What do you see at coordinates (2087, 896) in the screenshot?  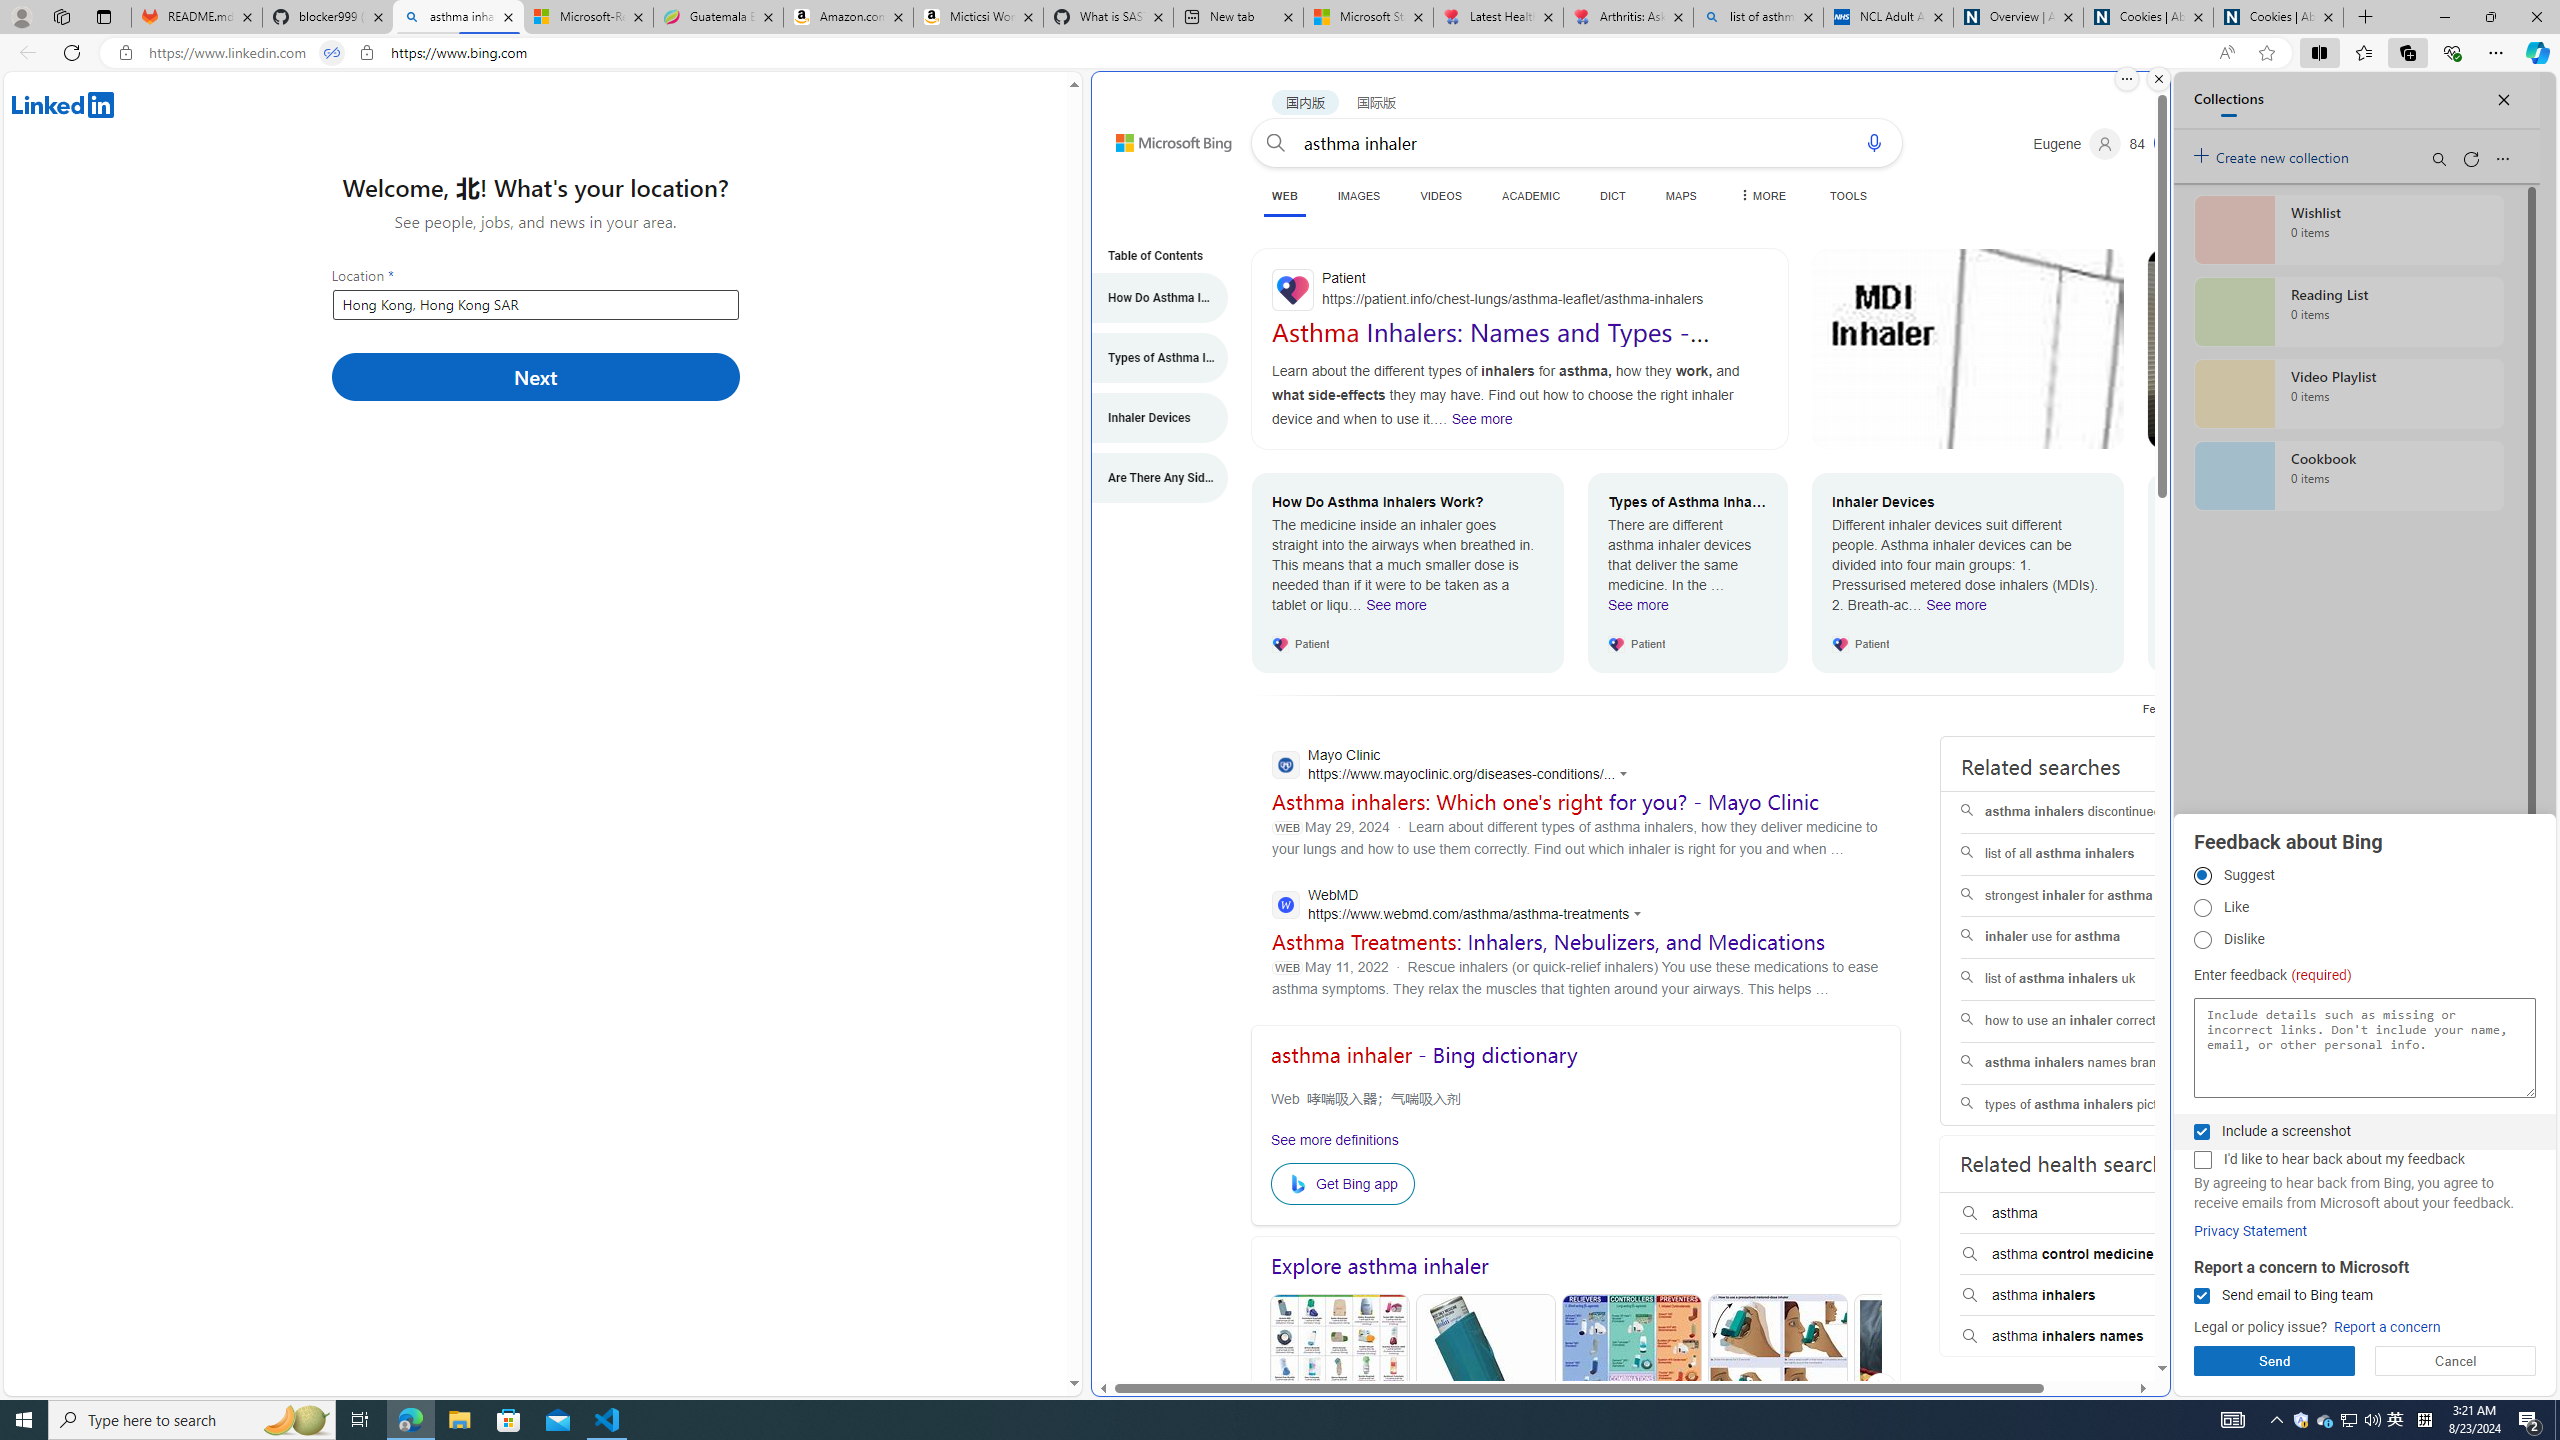 I see `'strongest inhaler for asthma'` at bounding box center [2087, 896].